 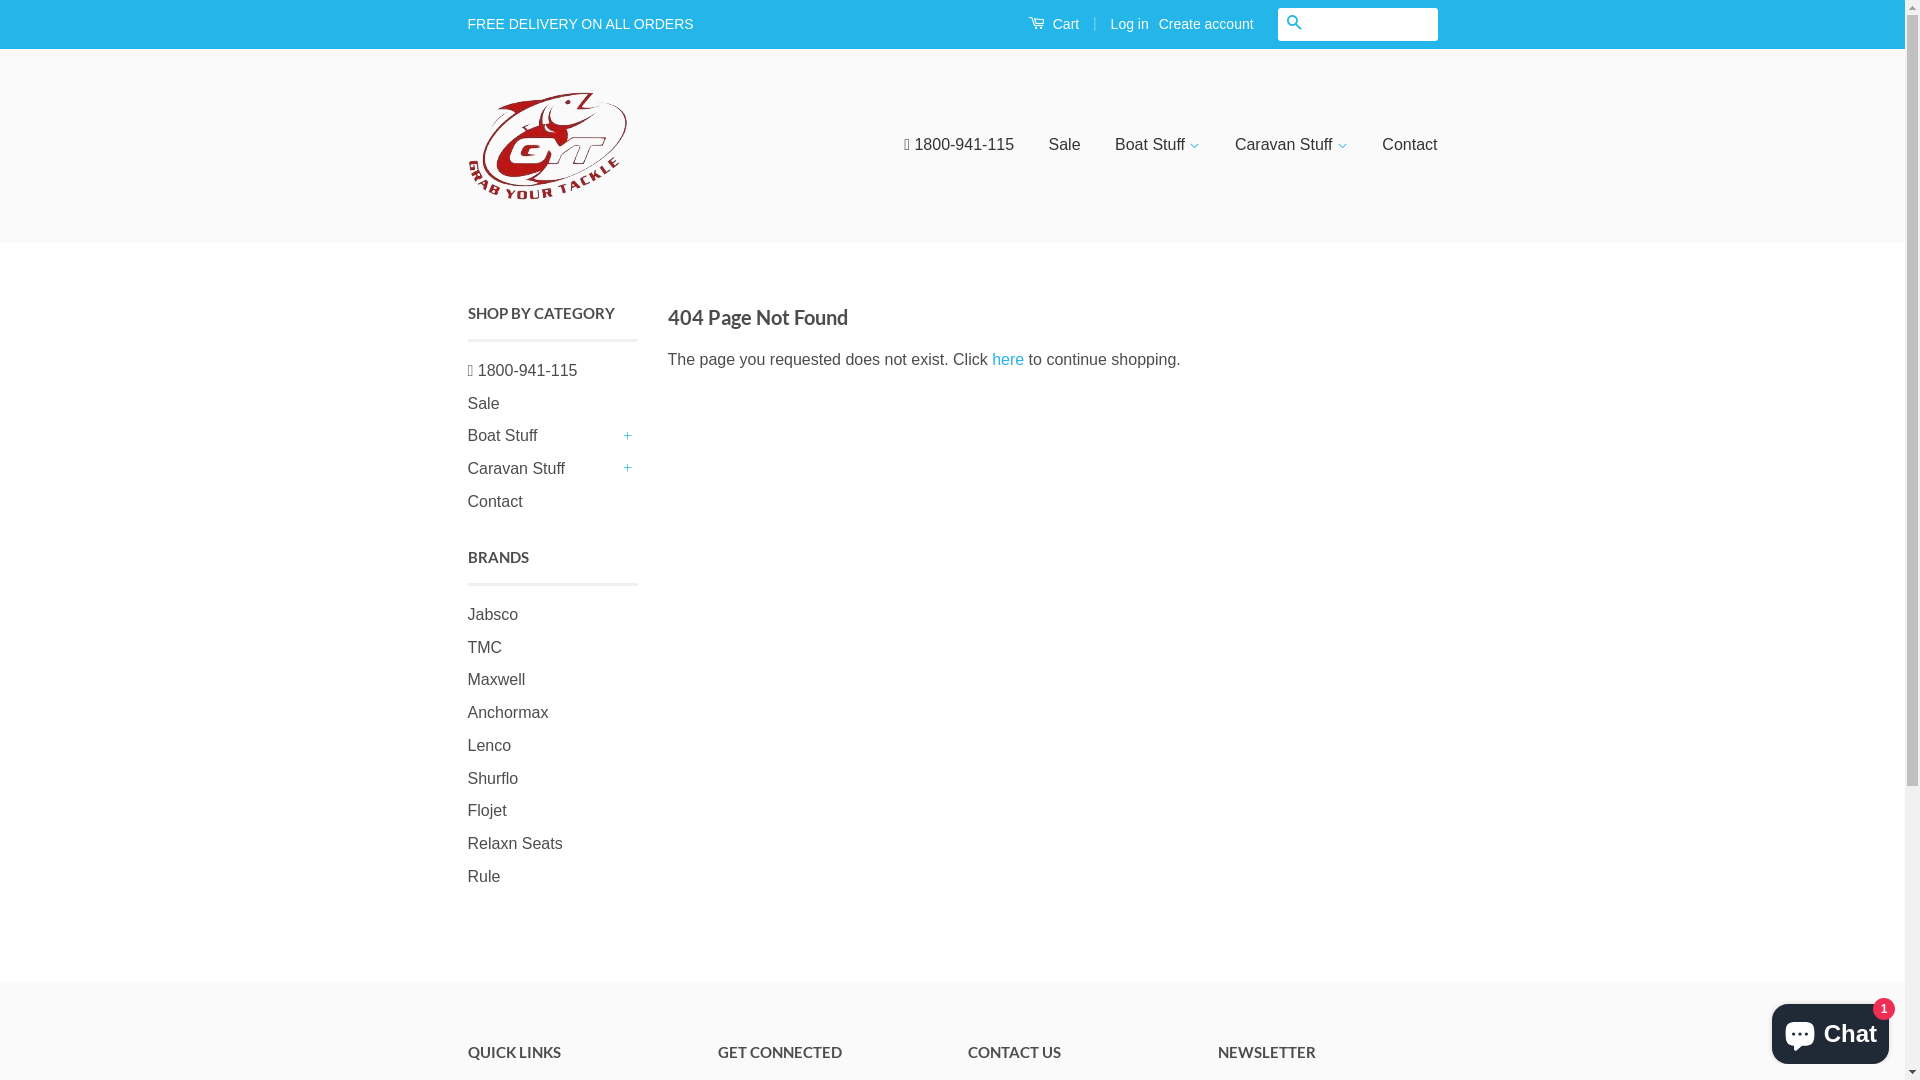 I want to click on 'Create account', so click(x=1205, y=23).